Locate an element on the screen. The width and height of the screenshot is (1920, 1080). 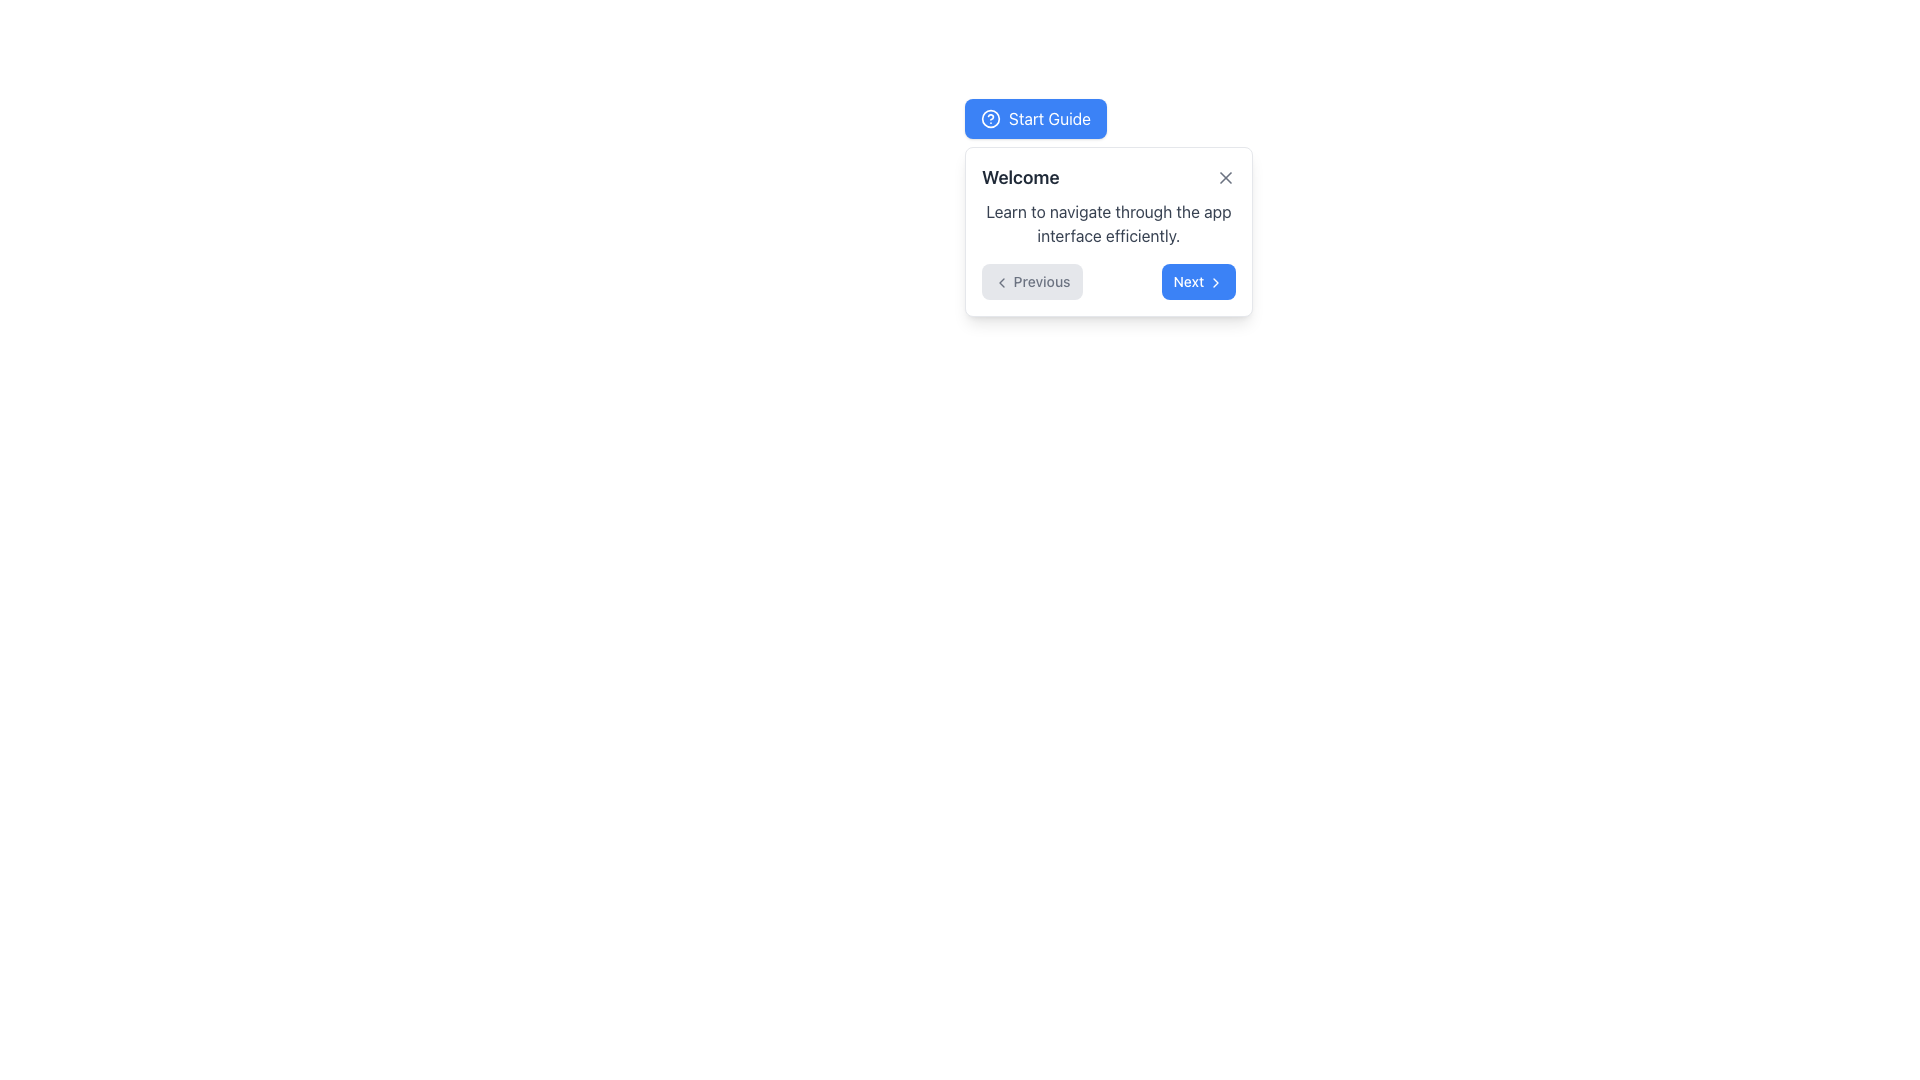
the Icon located within the 'Start Guide' button, which serves as a visual indicator for help or information is located at coordinates (990, 119).